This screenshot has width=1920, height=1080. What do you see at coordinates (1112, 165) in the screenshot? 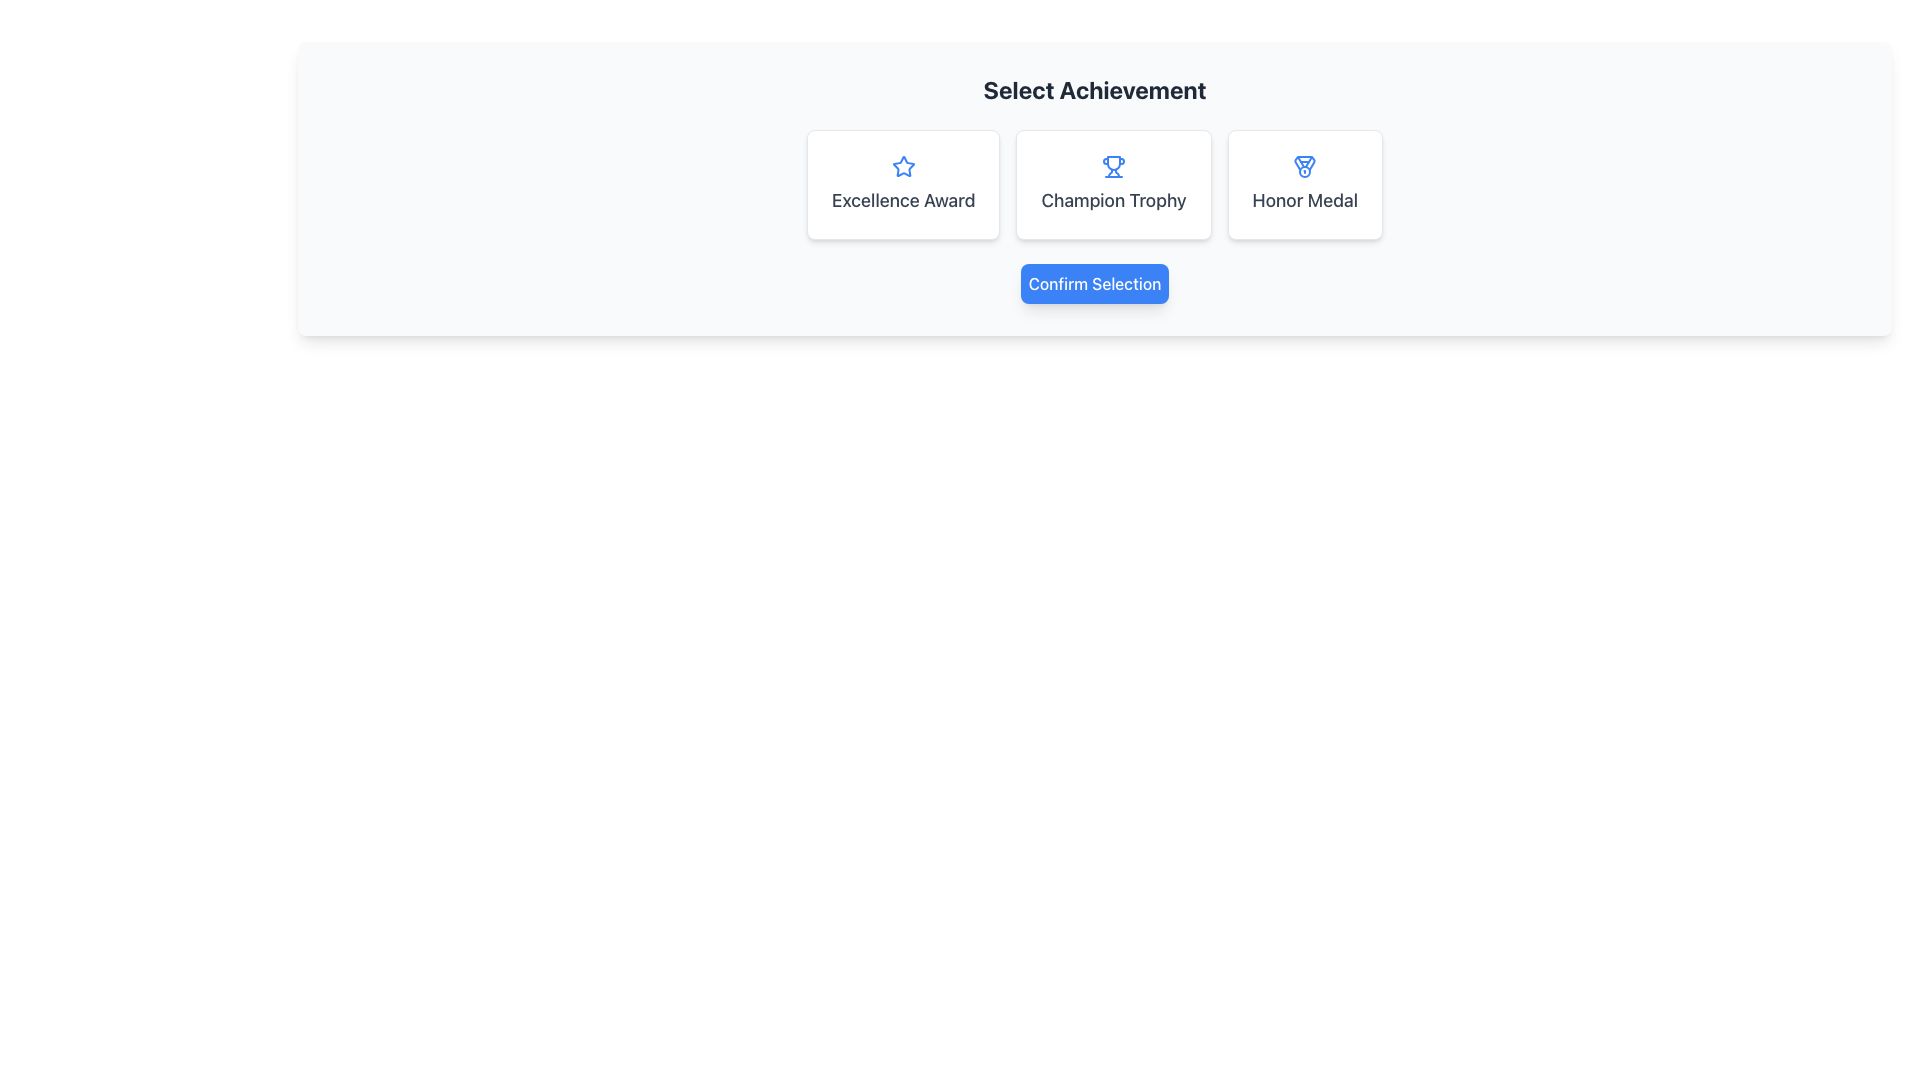
I see `the blue trophy icon located above the text 'Champion Trophy' in the second option of the 'Select Achievement' selection area` at bounding box center [1112, 165].